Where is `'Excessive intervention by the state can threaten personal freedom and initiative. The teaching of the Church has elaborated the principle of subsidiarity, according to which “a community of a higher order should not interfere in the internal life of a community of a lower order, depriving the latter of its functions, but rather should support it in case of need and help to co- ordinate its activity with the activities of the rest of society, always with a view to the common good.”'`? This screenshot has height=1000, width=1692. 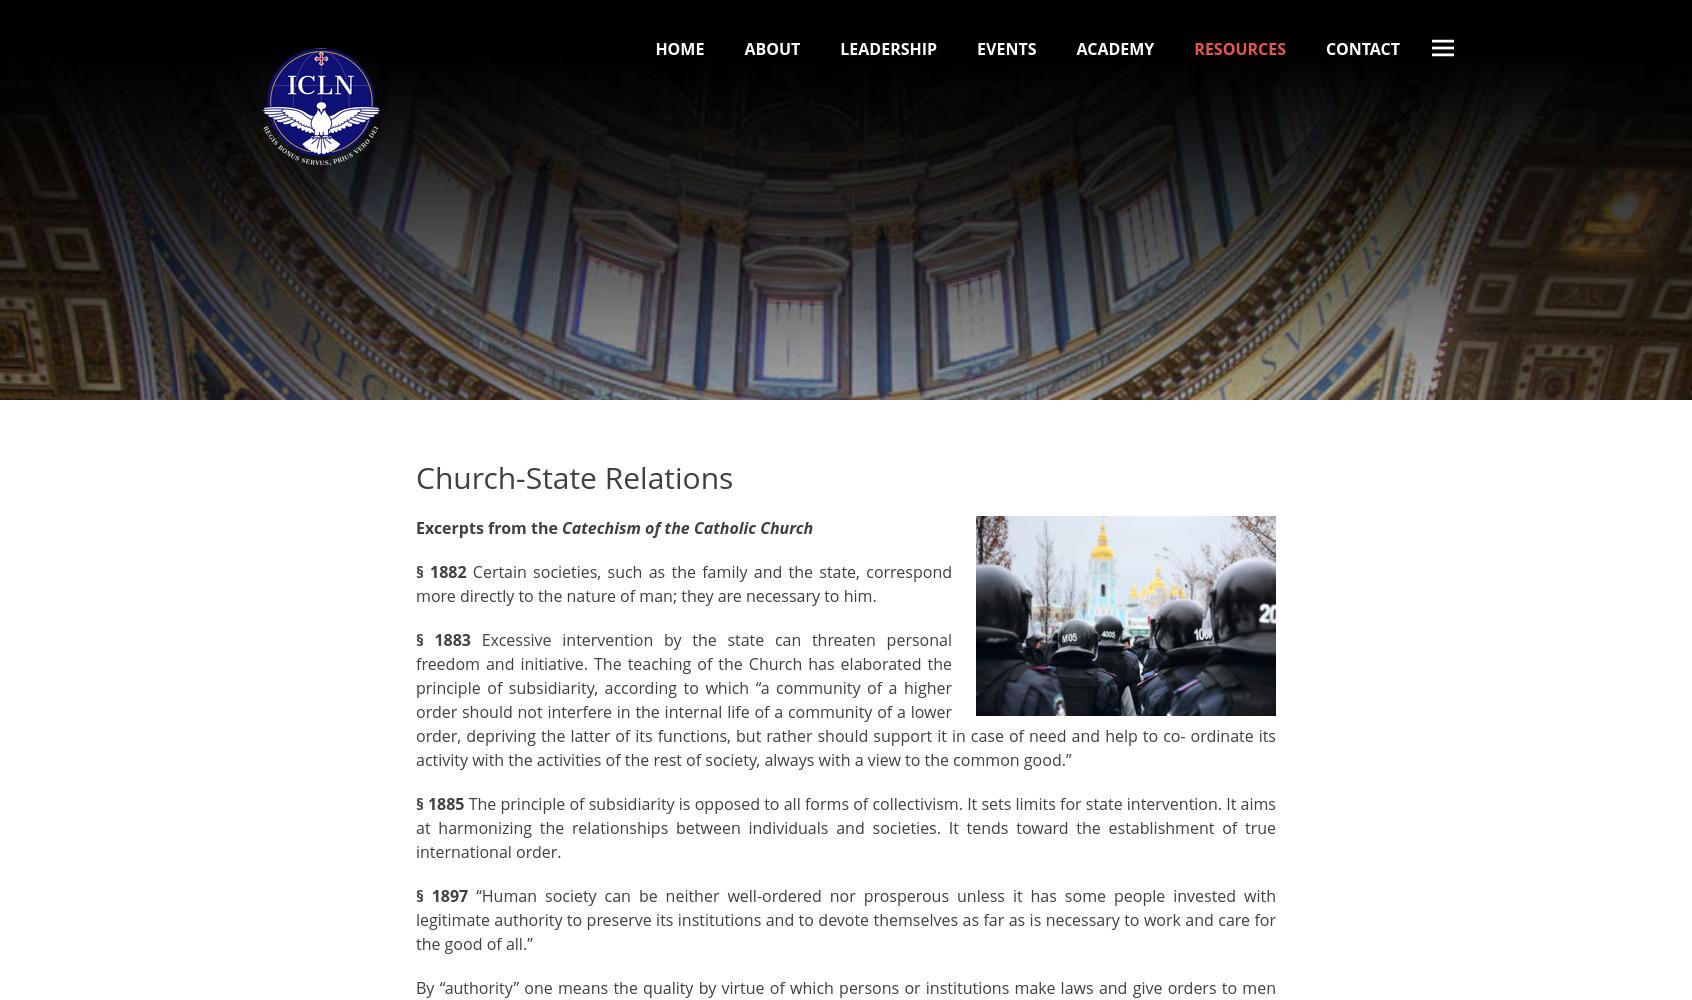
'Excessive intervention by the state can threaten personal freedom and initiative. The teaching of the Church has elaborated the principle of subsidiarity, according to which “a community of a higher order should not interfere in the internal life of a community of a lower order, depriving the latter of its functions, but rather should support it in case of need and help to co- ordinate its activity with the activities of the rest of society, always with a view to the common good.”' is located at coordinates (846, 699).